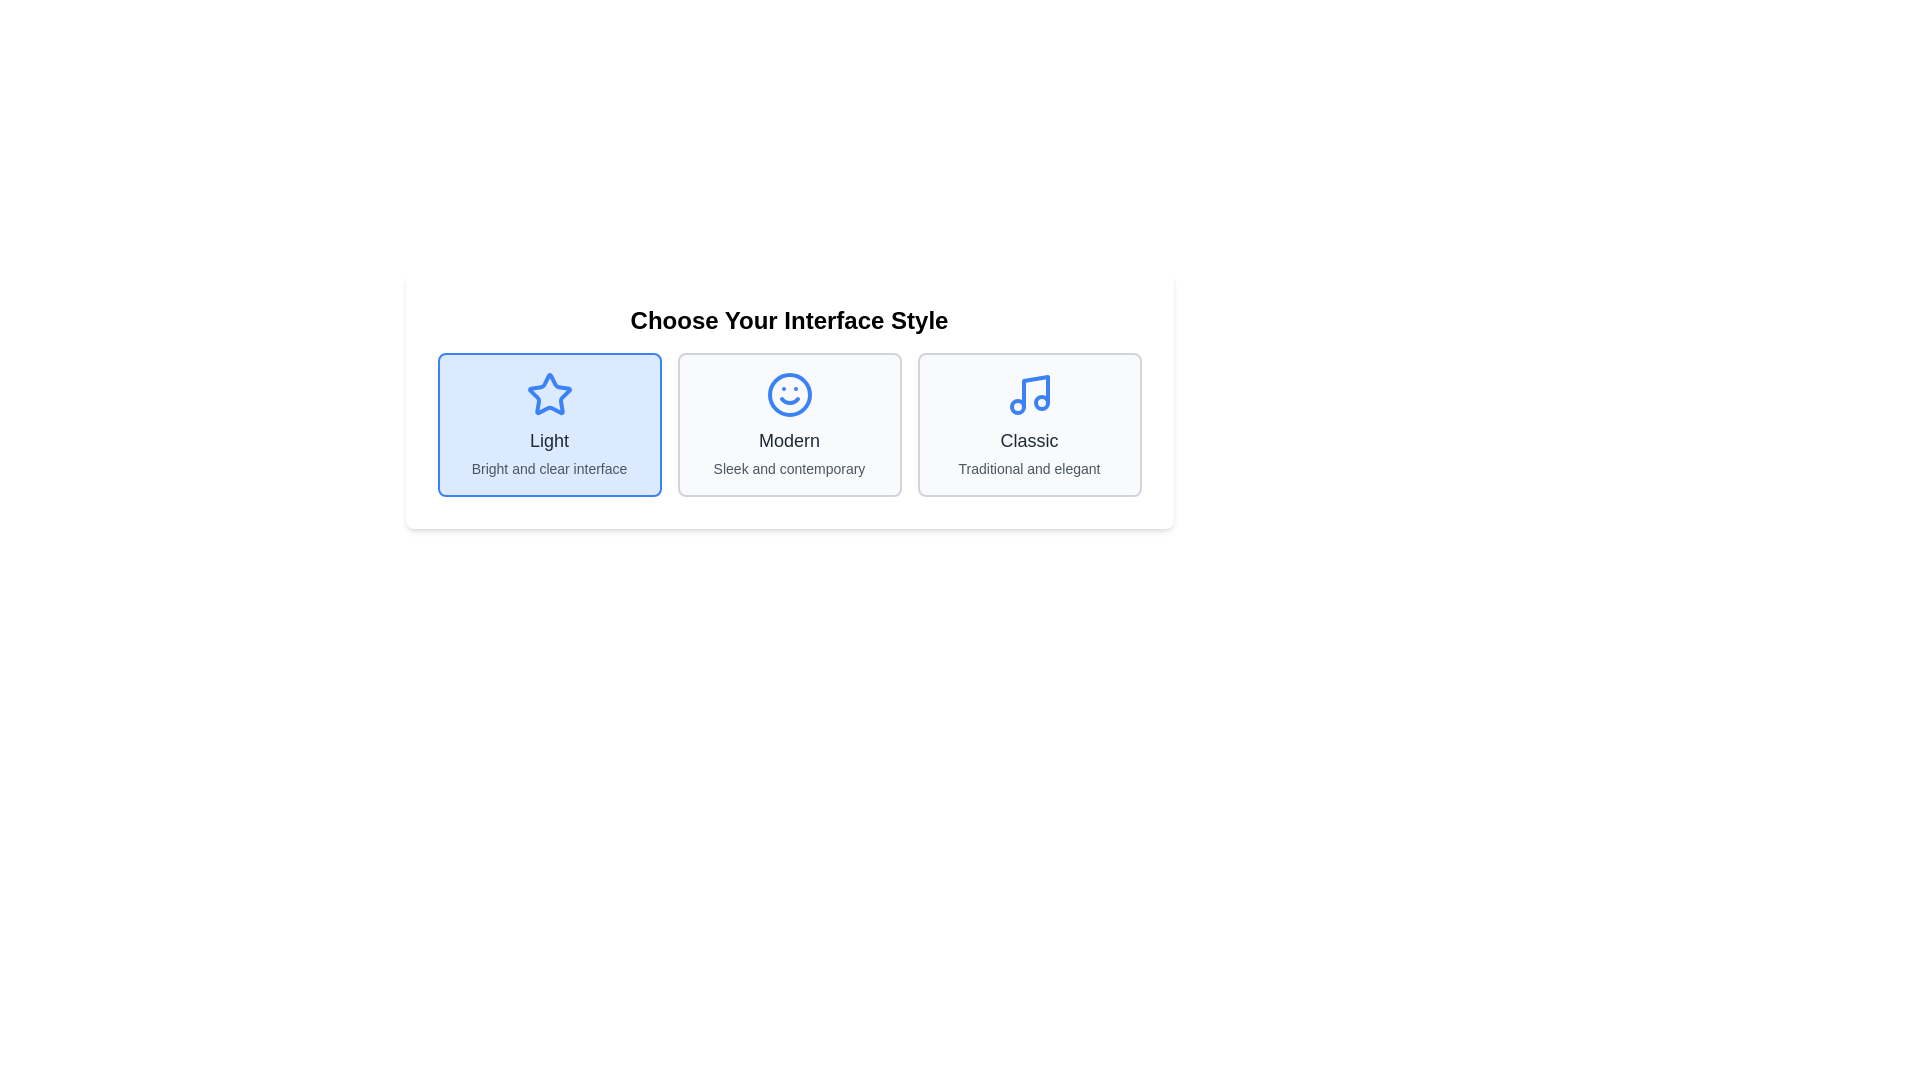 The width and height of the screenshot is (1920, 1080). What do you see at coordinates (788, 423) in the screenshot?
I see `details of the 'Modern' option card, which is centrally positioned in a group of three theme selection cards, flanked by 'Light' and 'Classic'` at bounding box center [788, 423].